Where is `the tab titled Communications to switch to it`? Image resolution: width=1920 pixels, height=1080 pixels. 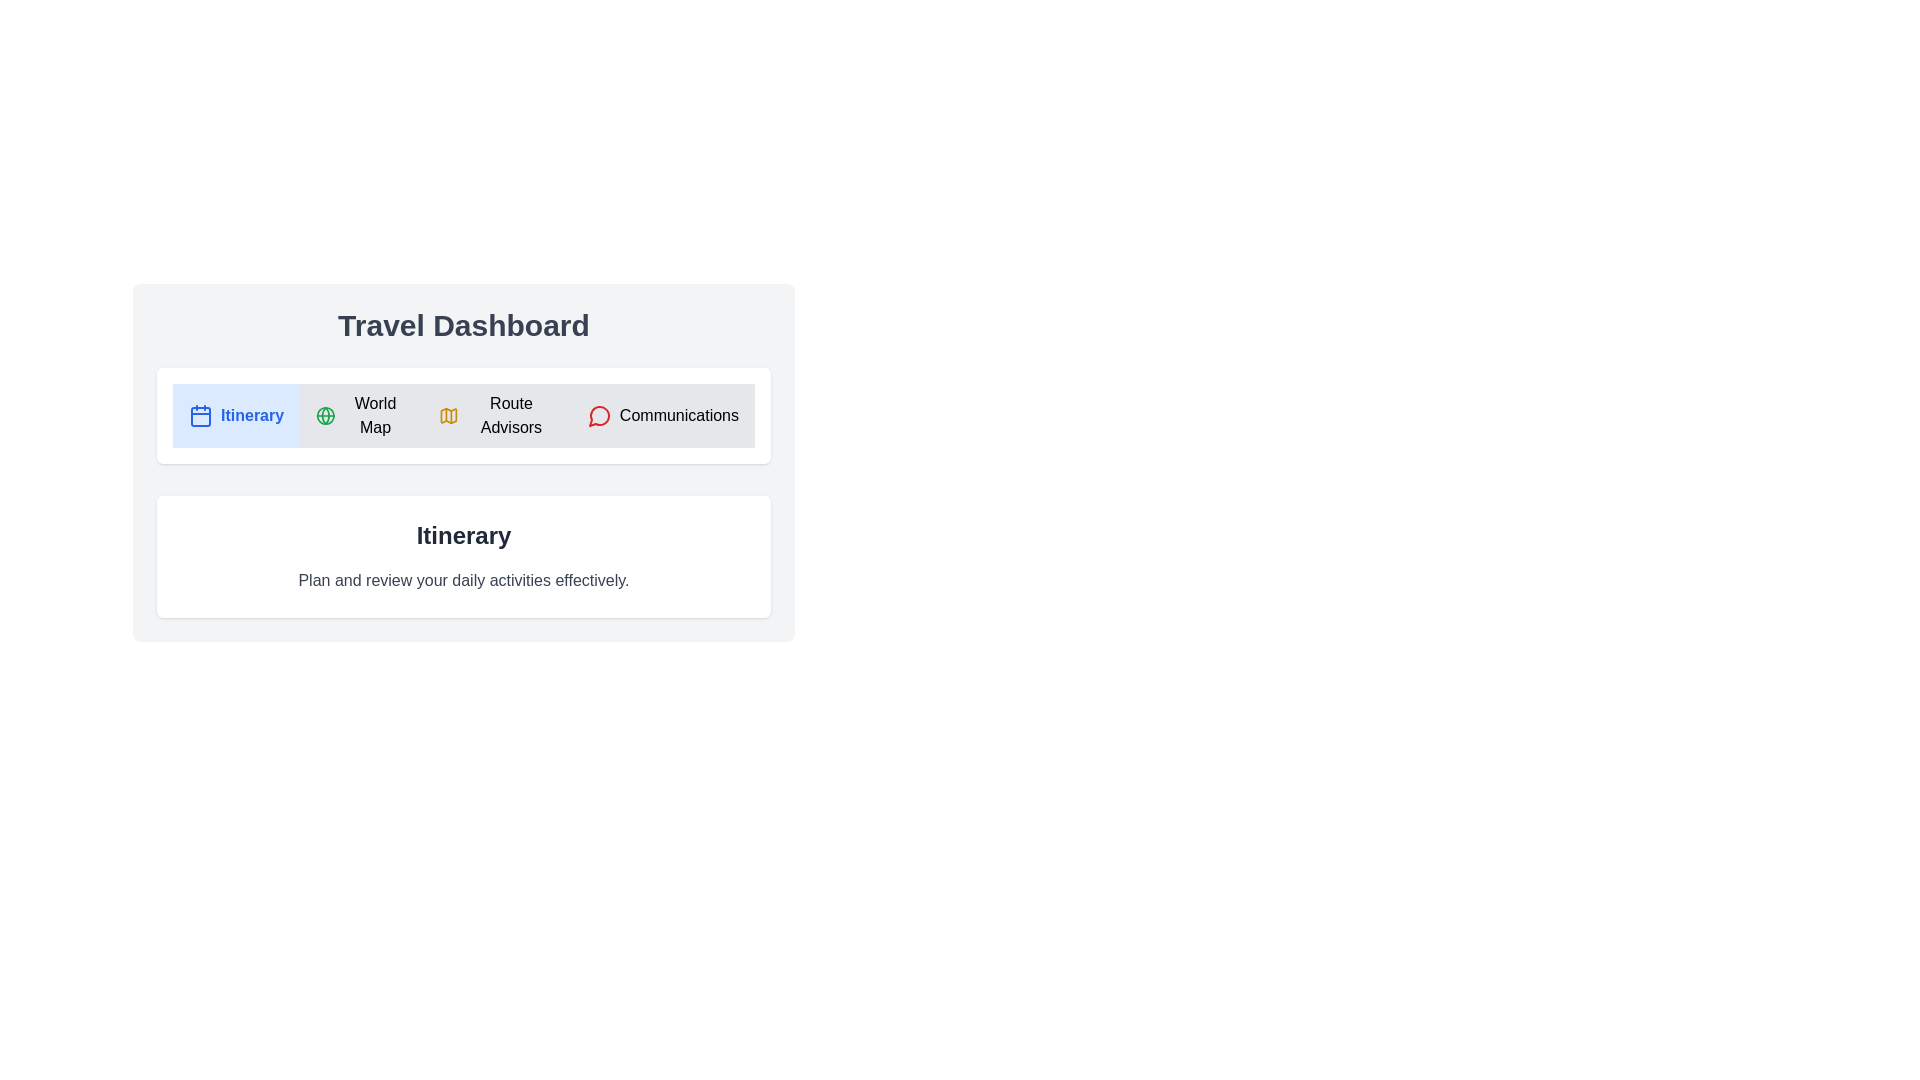 the tab titled Communications to switch to it is located at coordinates (662, 415).